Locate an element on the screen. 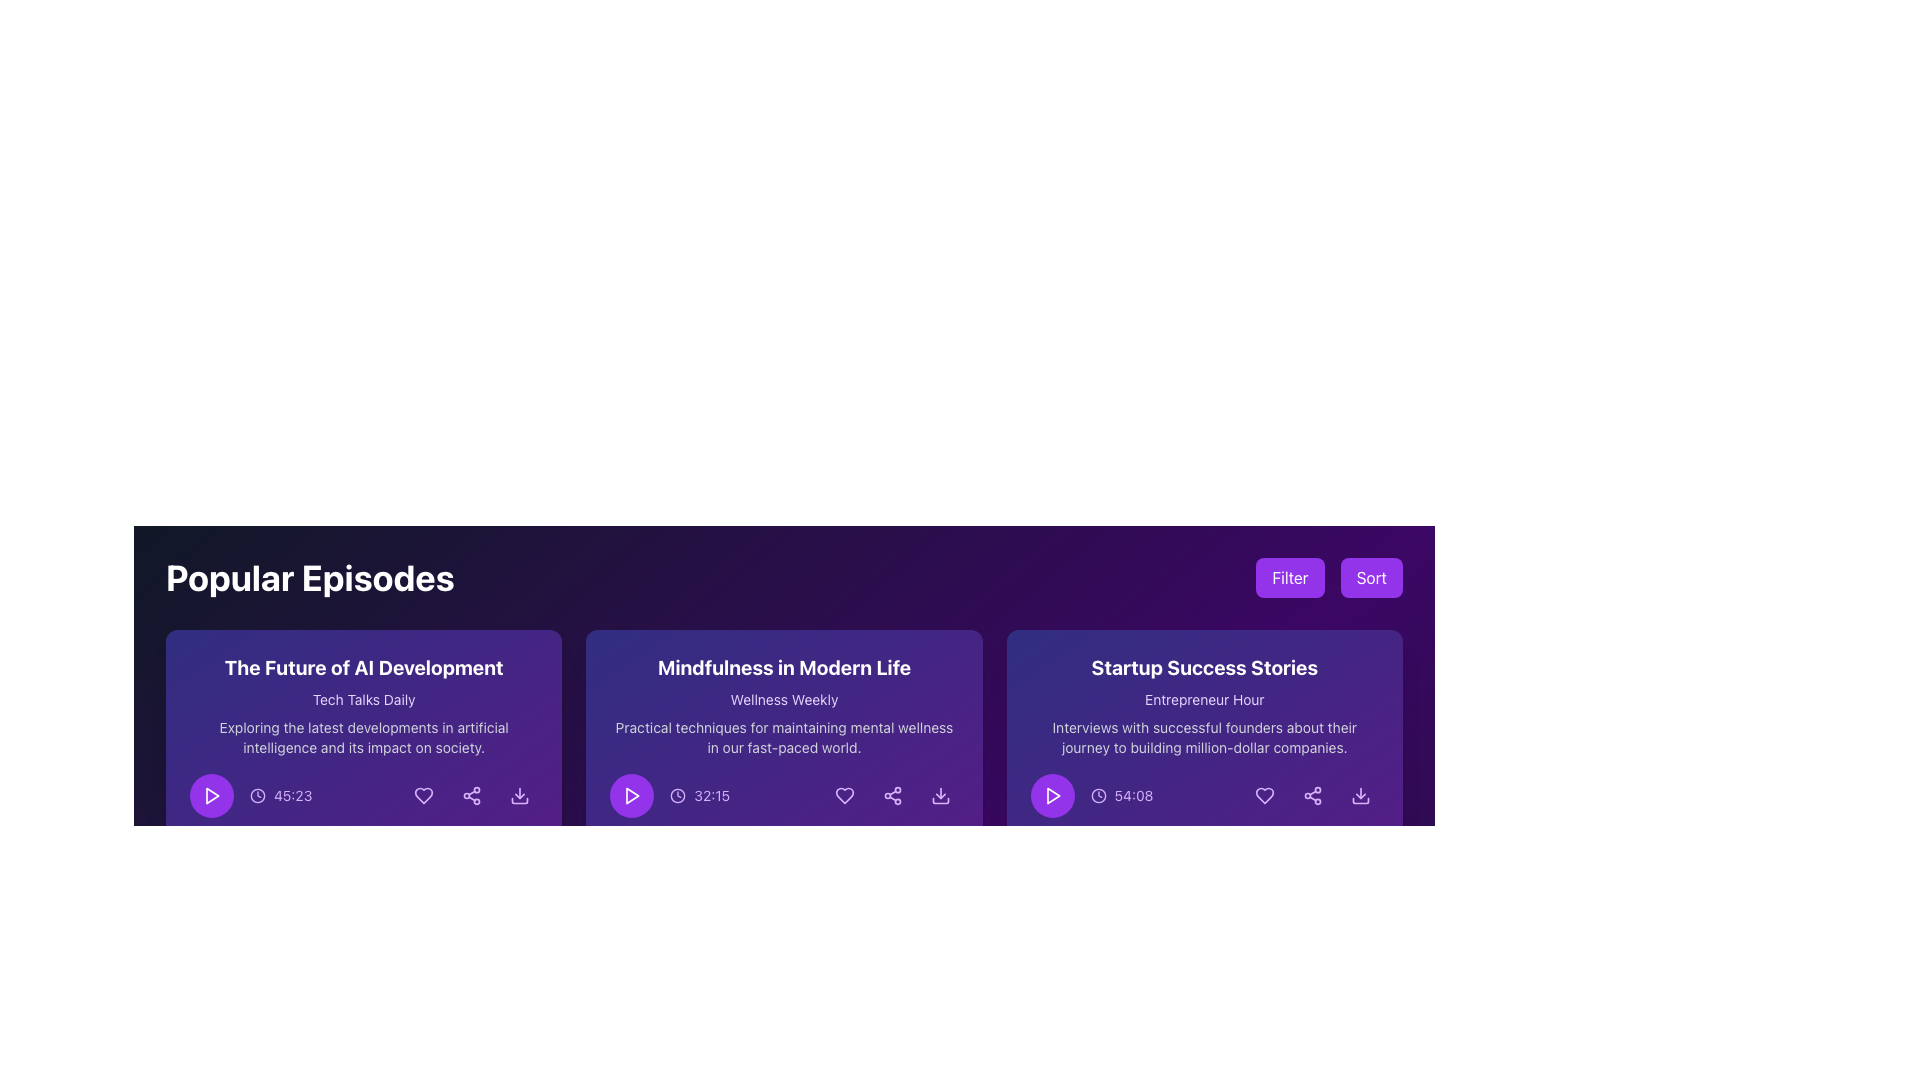 The width and height of the screenshot is (1920, 1080). the 'Share' button located at the bottom-right corner of the 'Startup Success Stories' podcast episode card is located at coordinates (1313, 794).